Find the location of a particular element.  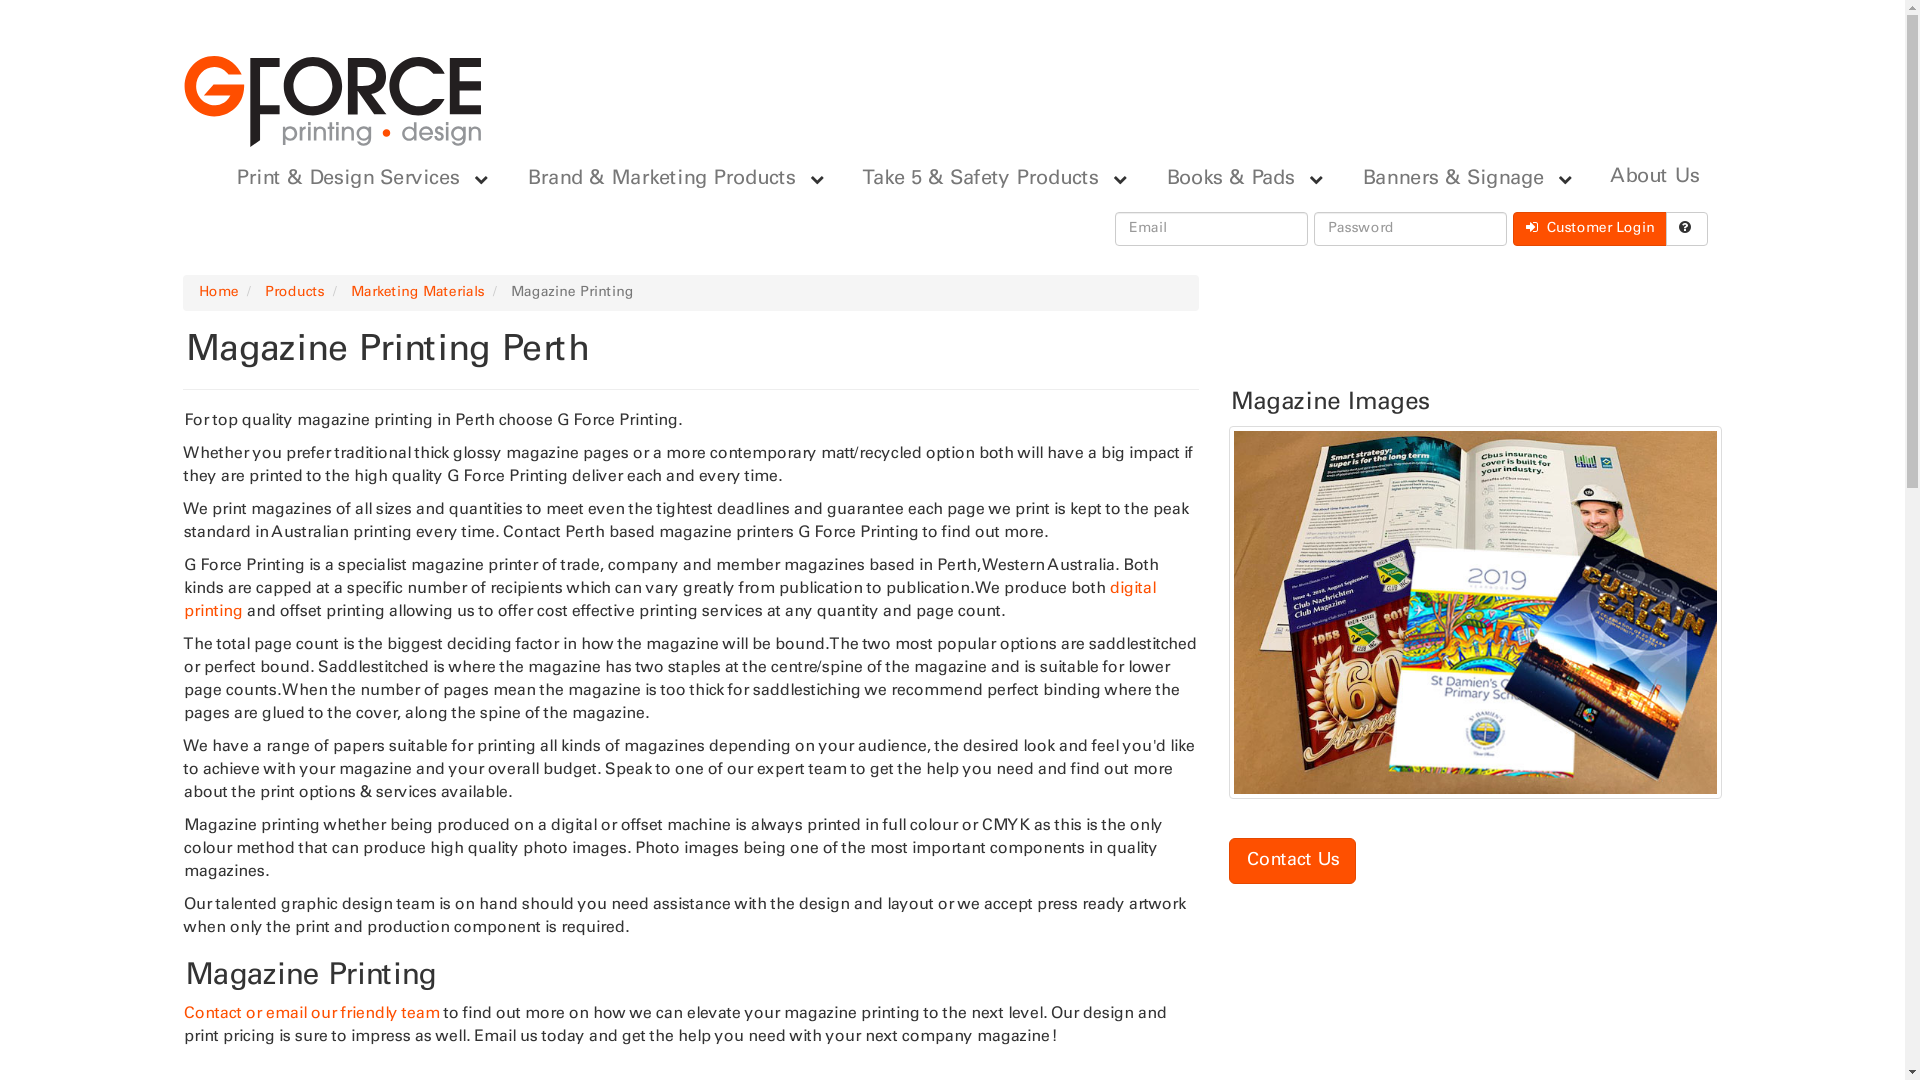

'  Customer Login' is located at coordinates (1587, 227).